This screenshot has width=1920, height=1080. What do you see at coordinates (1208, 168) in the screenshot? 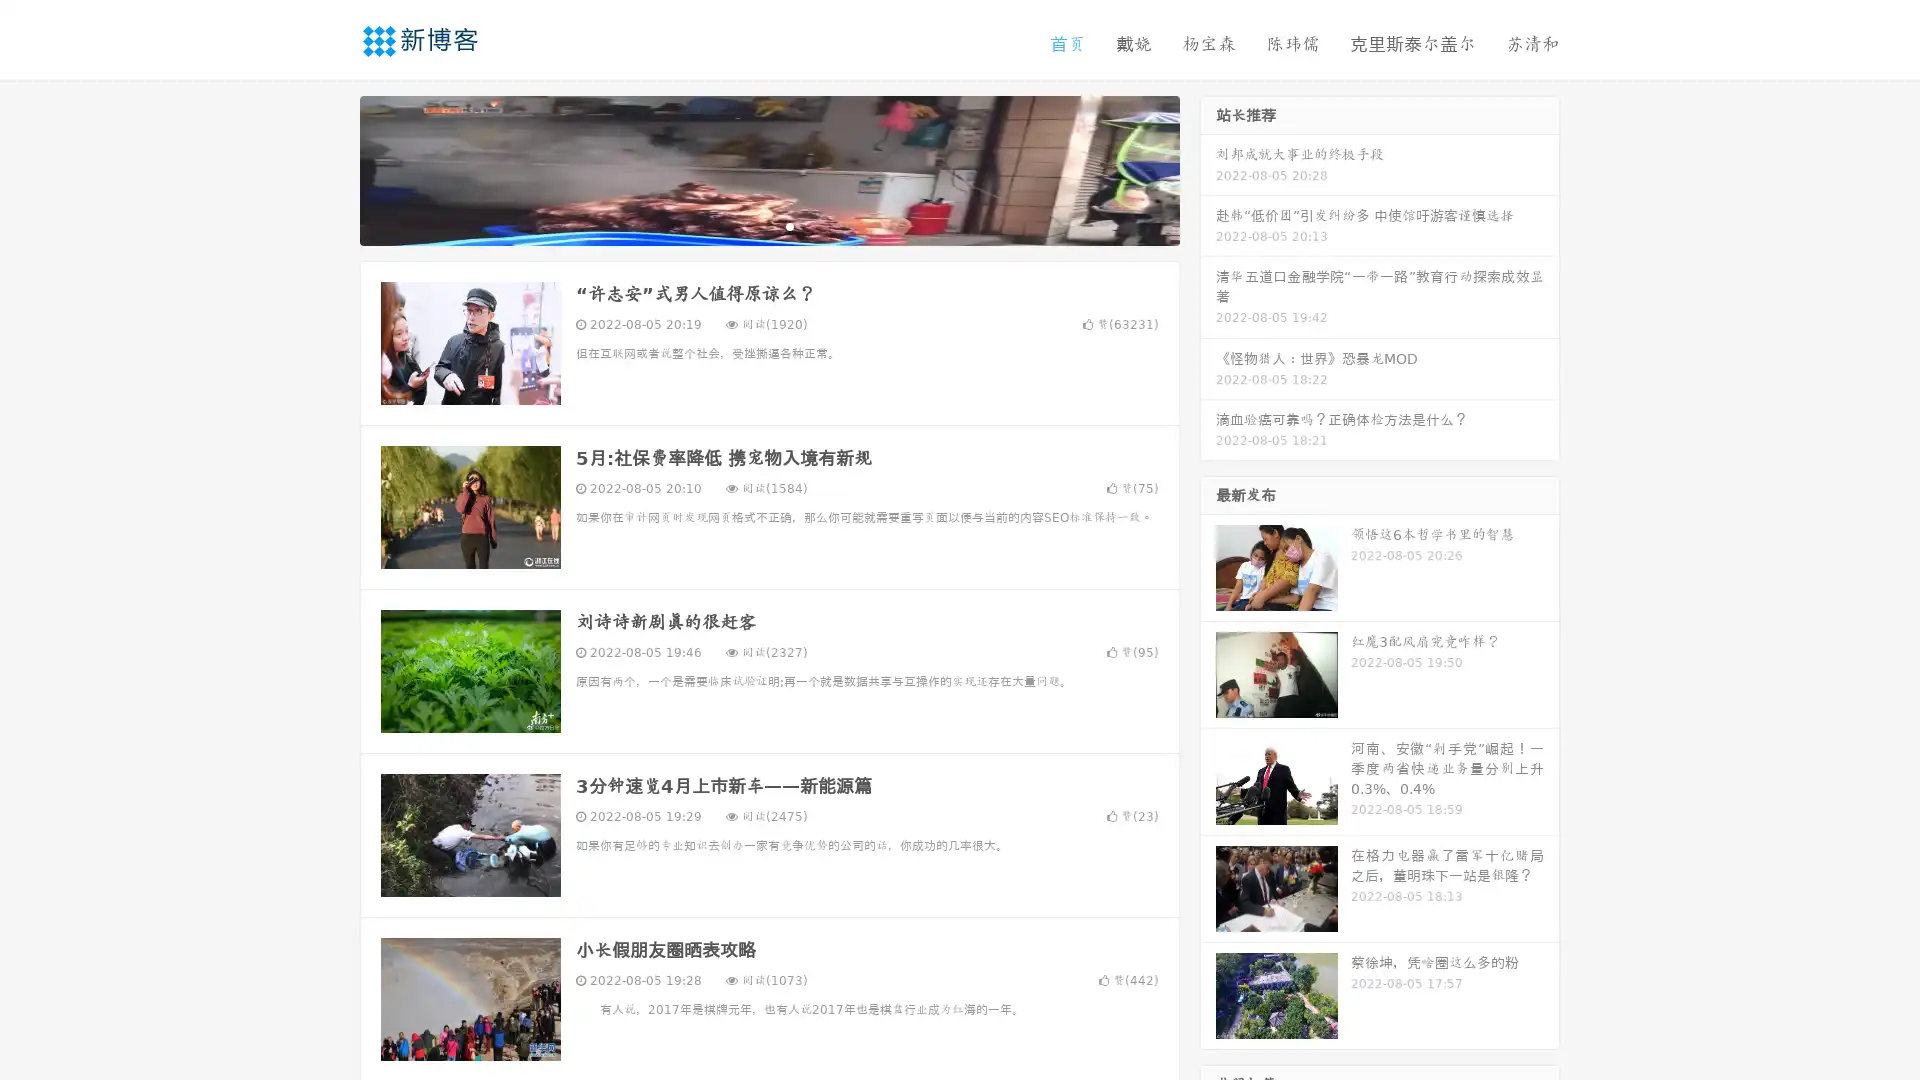
I see `Next slide` at bounding box center [1208, 168].